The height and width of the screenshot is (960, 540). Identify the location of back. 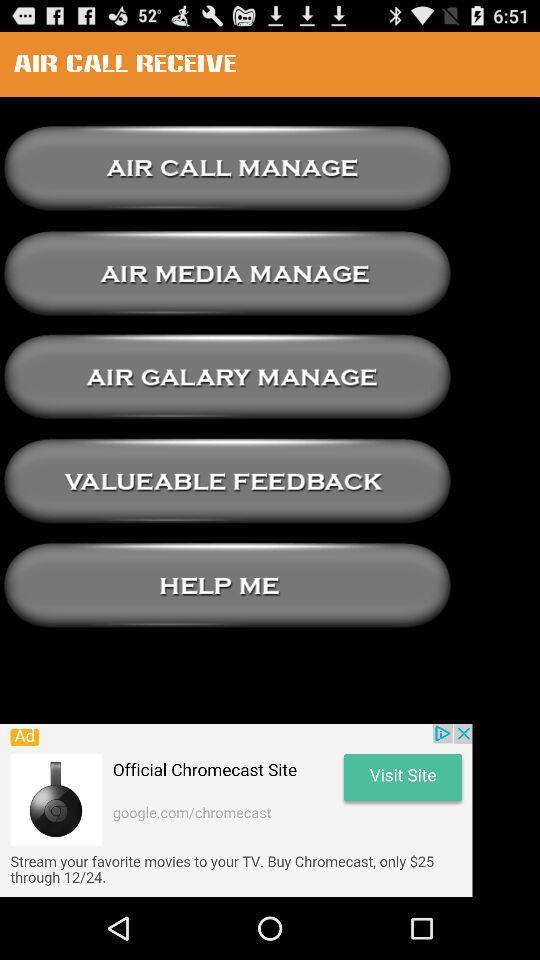
(226, 272).